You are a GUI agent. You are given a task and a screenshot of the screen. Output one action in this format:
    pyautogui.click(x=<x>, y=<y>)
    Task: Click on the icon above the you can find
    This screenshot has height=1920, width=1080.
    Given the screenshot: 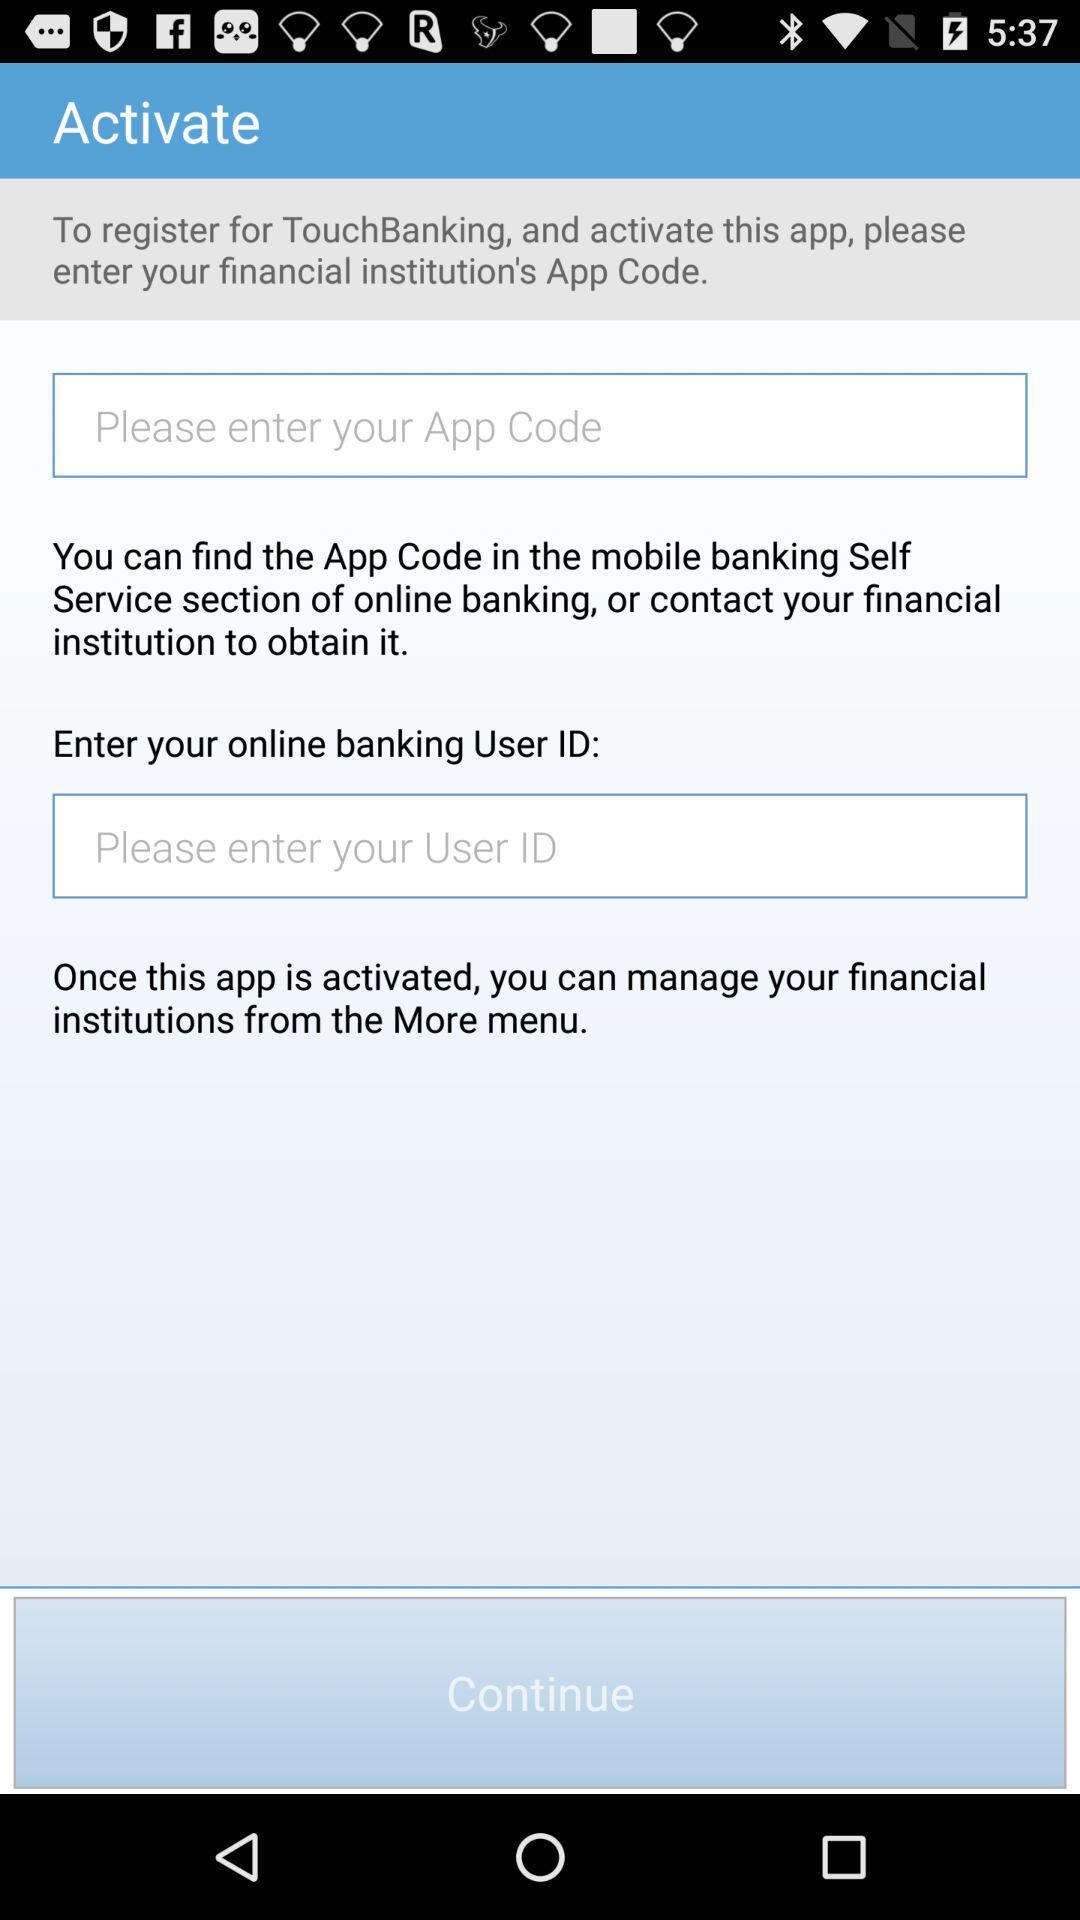 What is the action you would take?
    pyautogui.click(x=550, y=424)
    